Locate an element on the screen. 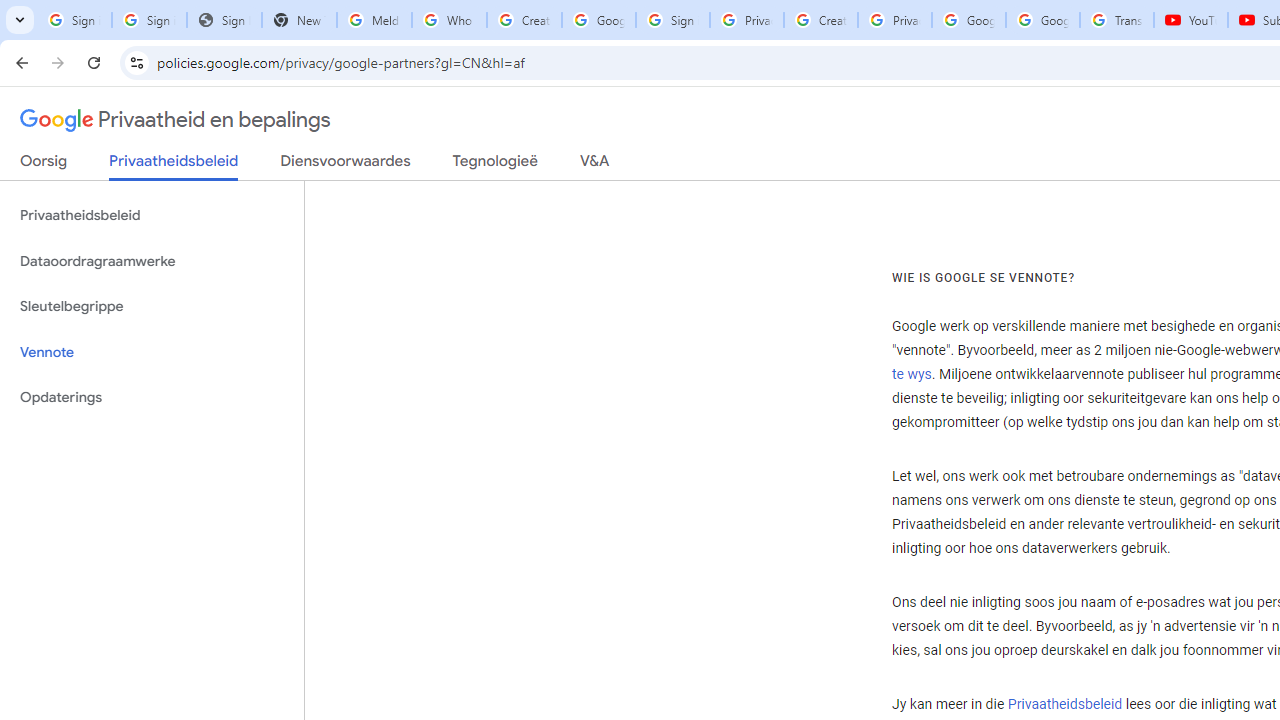 The image size is (1280, 720). 'Privaatheidsbeleid' is located at coordinates (1063, 704).